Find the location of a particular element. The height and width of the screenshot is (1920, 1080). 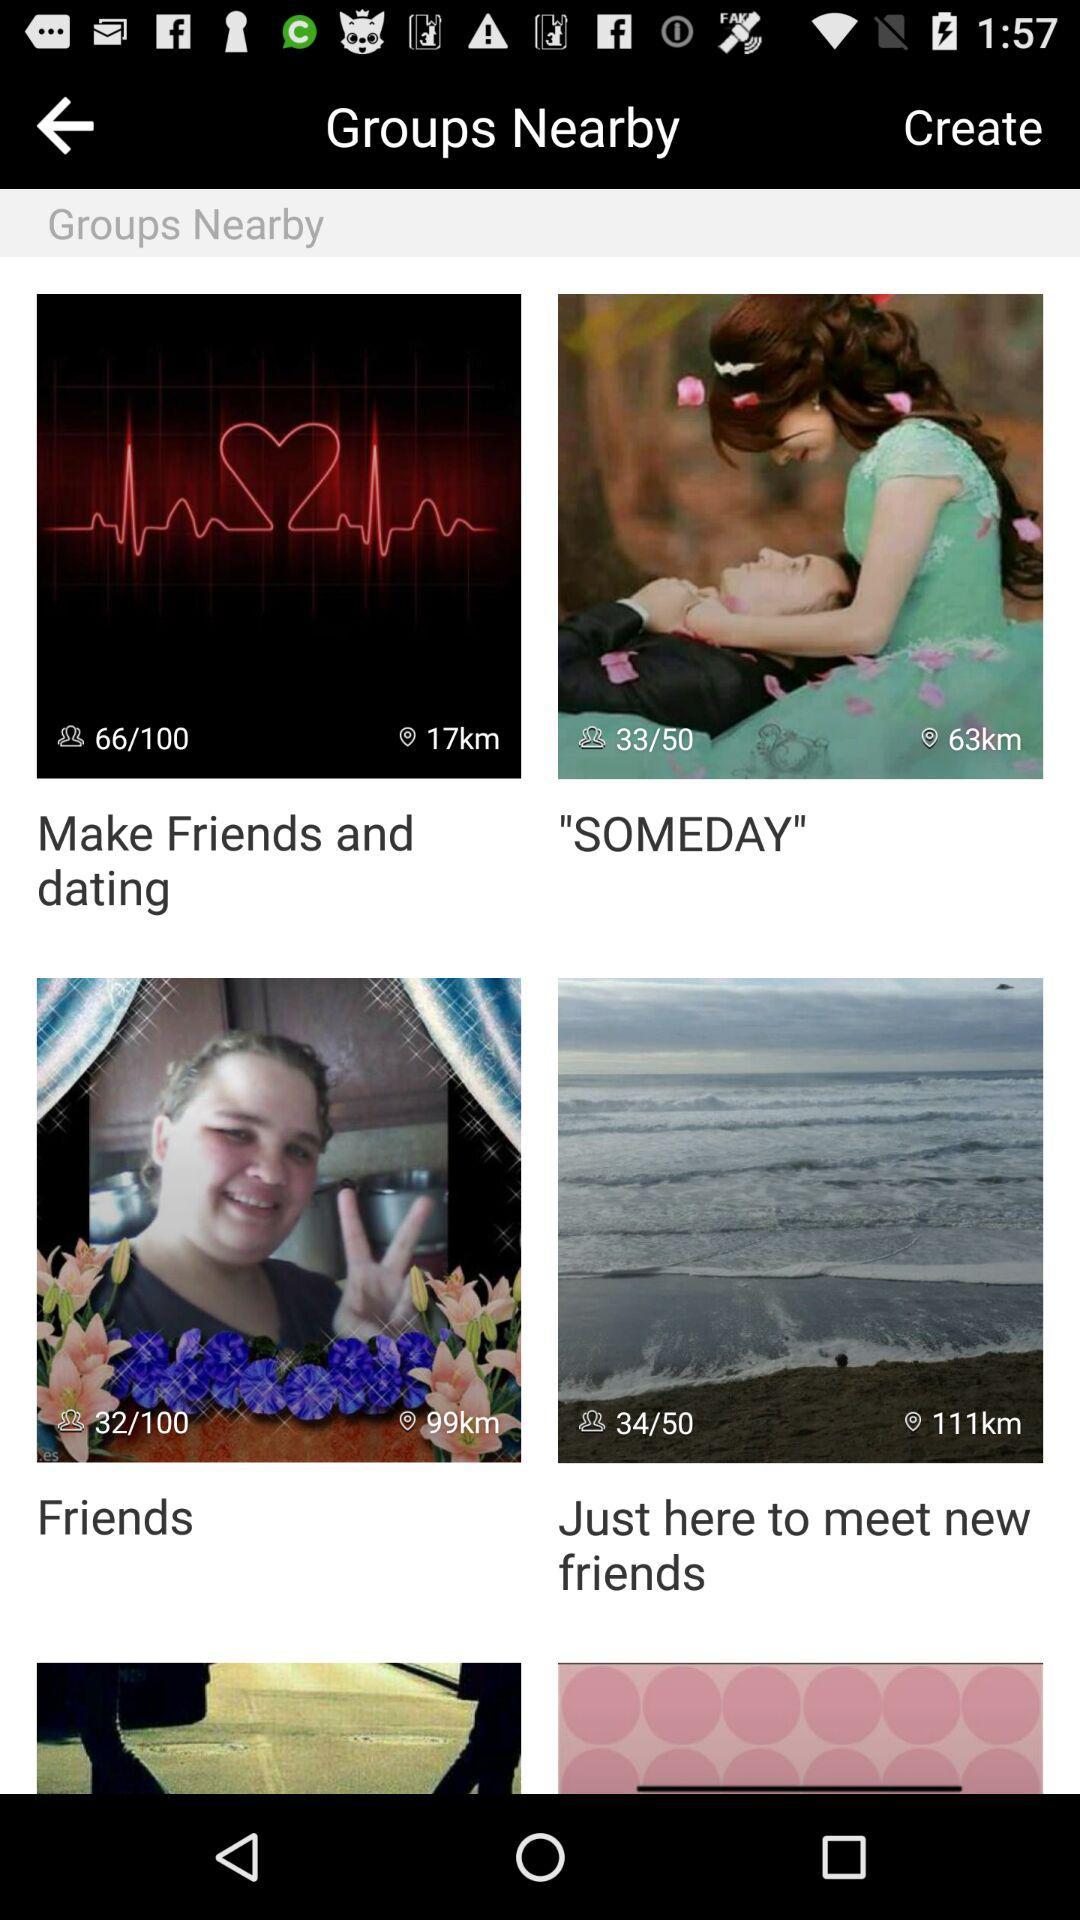

the 111km item is located at coordinates (962, 1420).